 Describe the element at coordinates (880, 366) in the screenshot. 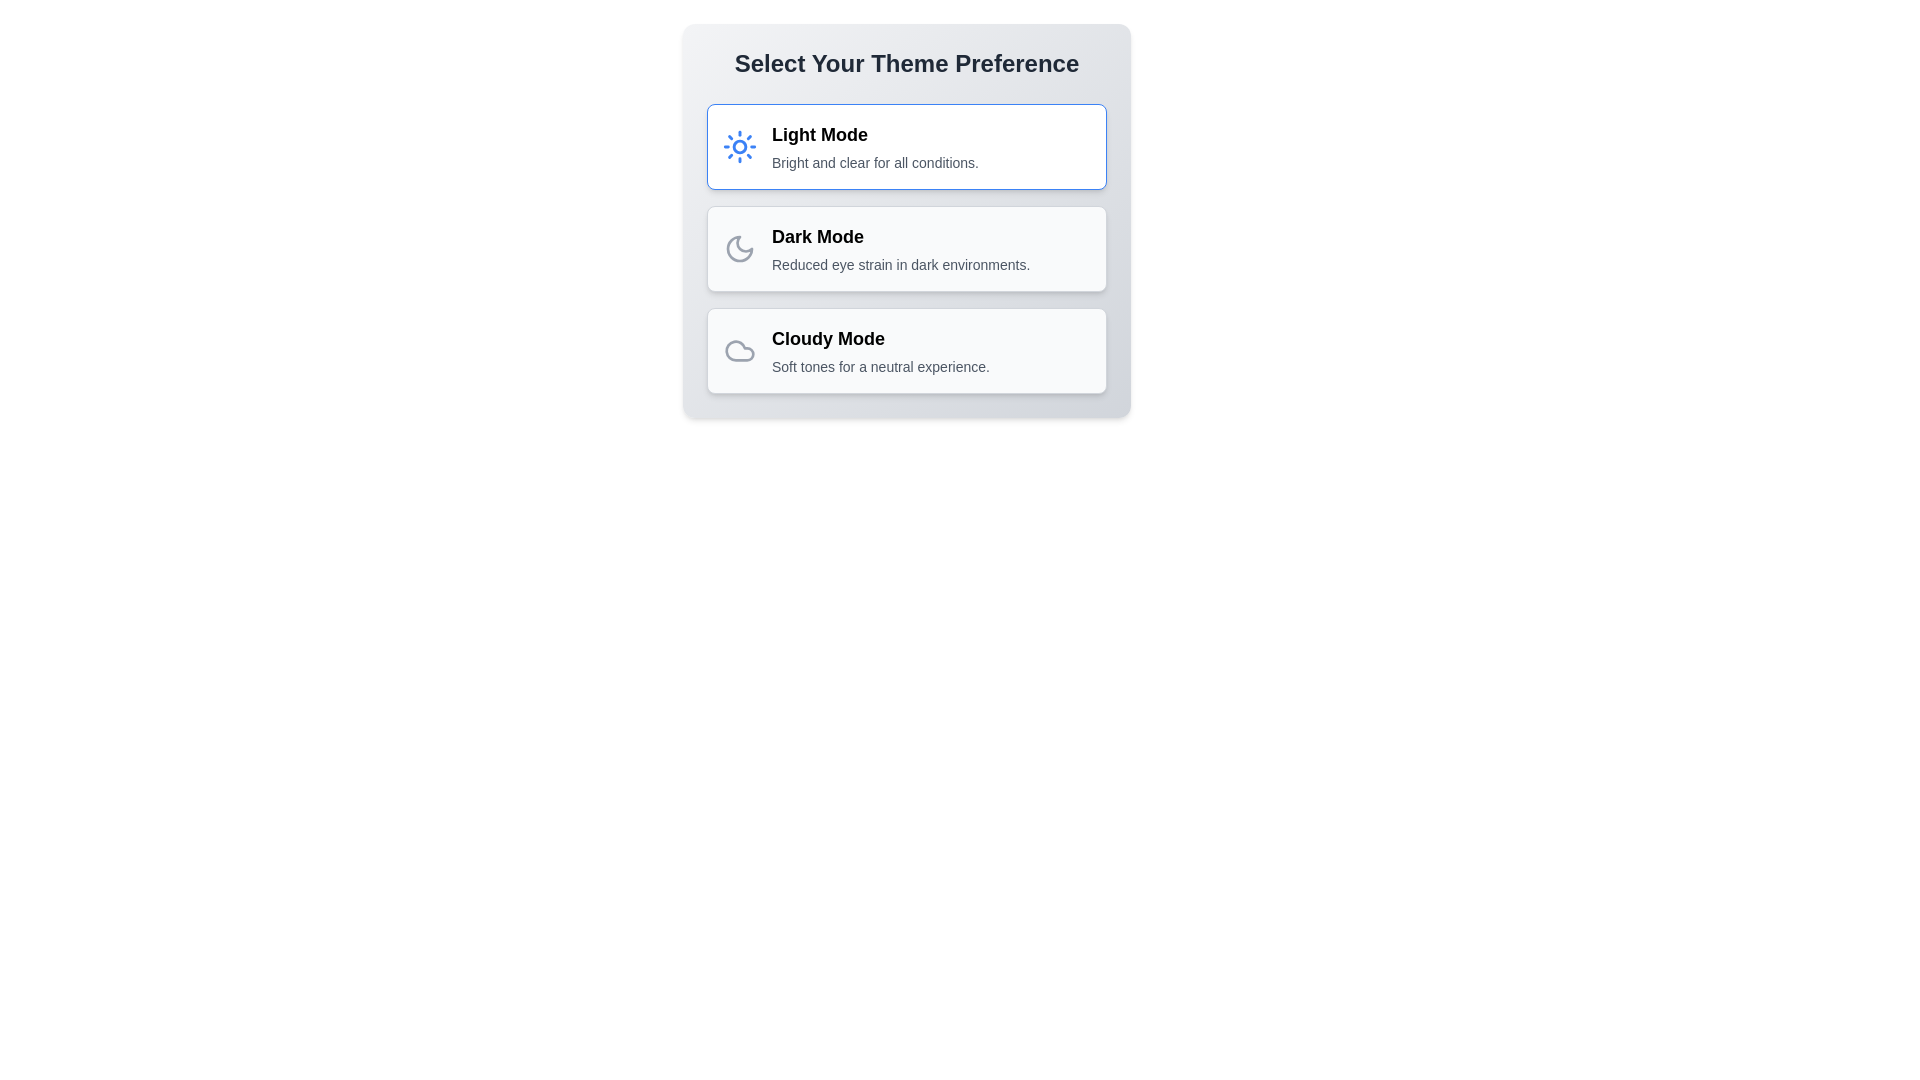

I see `the text label that reads 'Soft tones for a neutral experience.' located below the title 'Cloudy Mode' in the theme preference selector` at that location.